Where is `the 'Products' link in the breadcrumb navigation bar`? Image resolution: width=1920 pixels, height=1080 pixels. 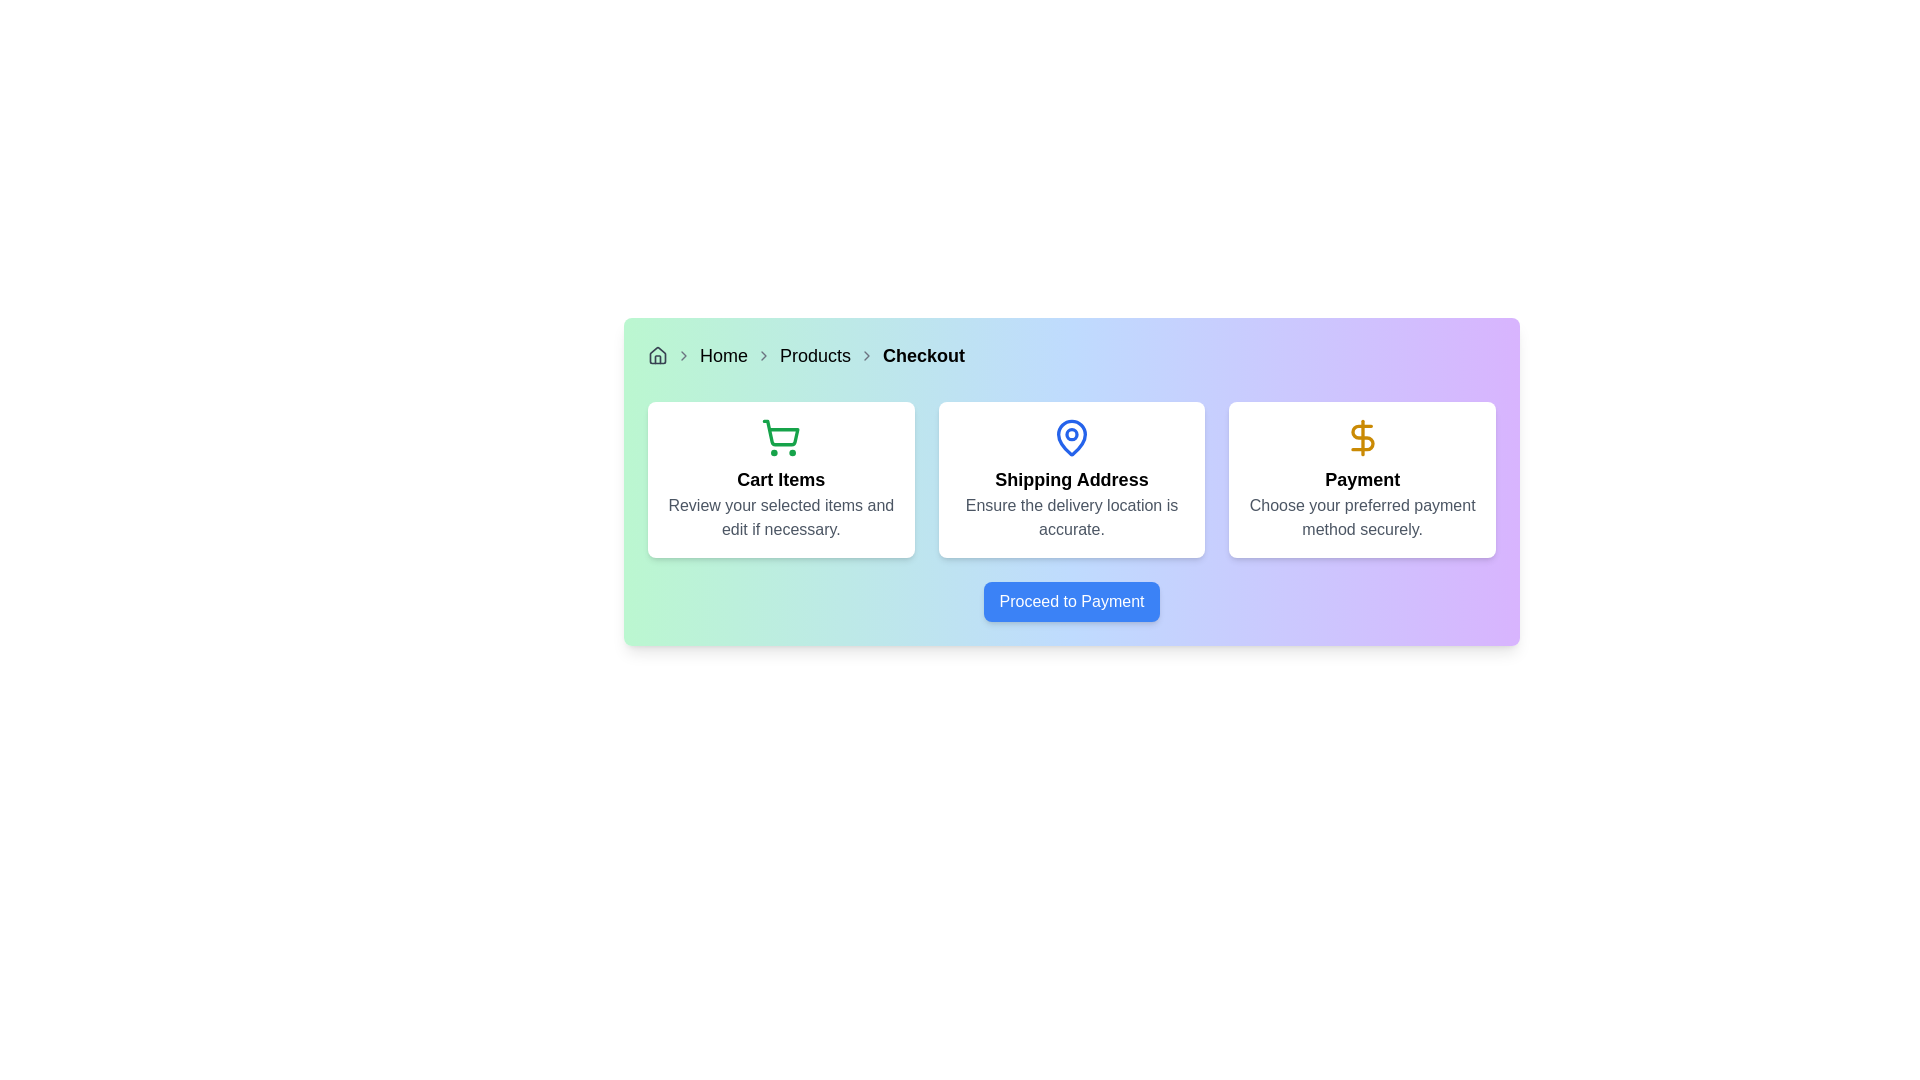
the 'Products' link in the breadcrumb navigation bar is located at coordinates (815, 354).